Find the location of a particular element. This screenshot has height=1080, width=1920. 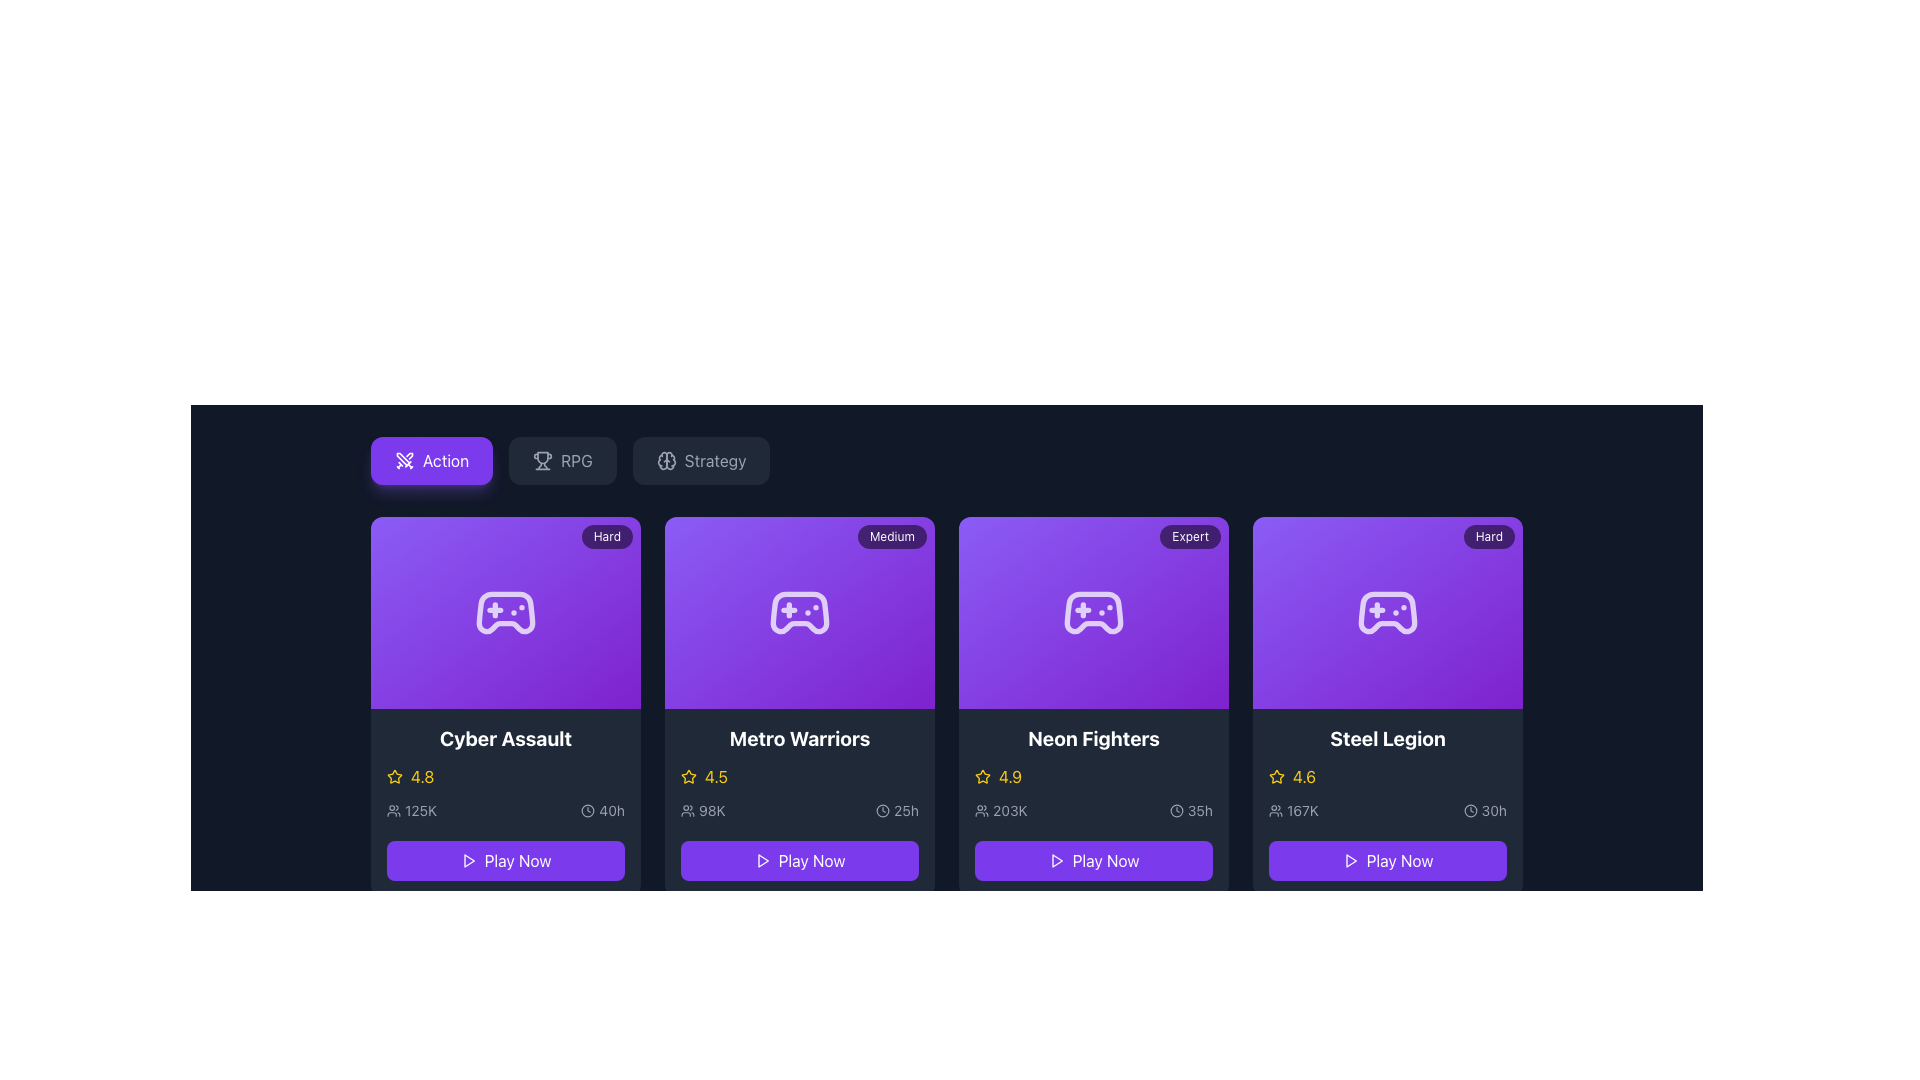

the count display element for 'Steel Legion' which shows the number of participants or viewers, located below the rating and above the time indicator is located at coordinates (1294, 810).